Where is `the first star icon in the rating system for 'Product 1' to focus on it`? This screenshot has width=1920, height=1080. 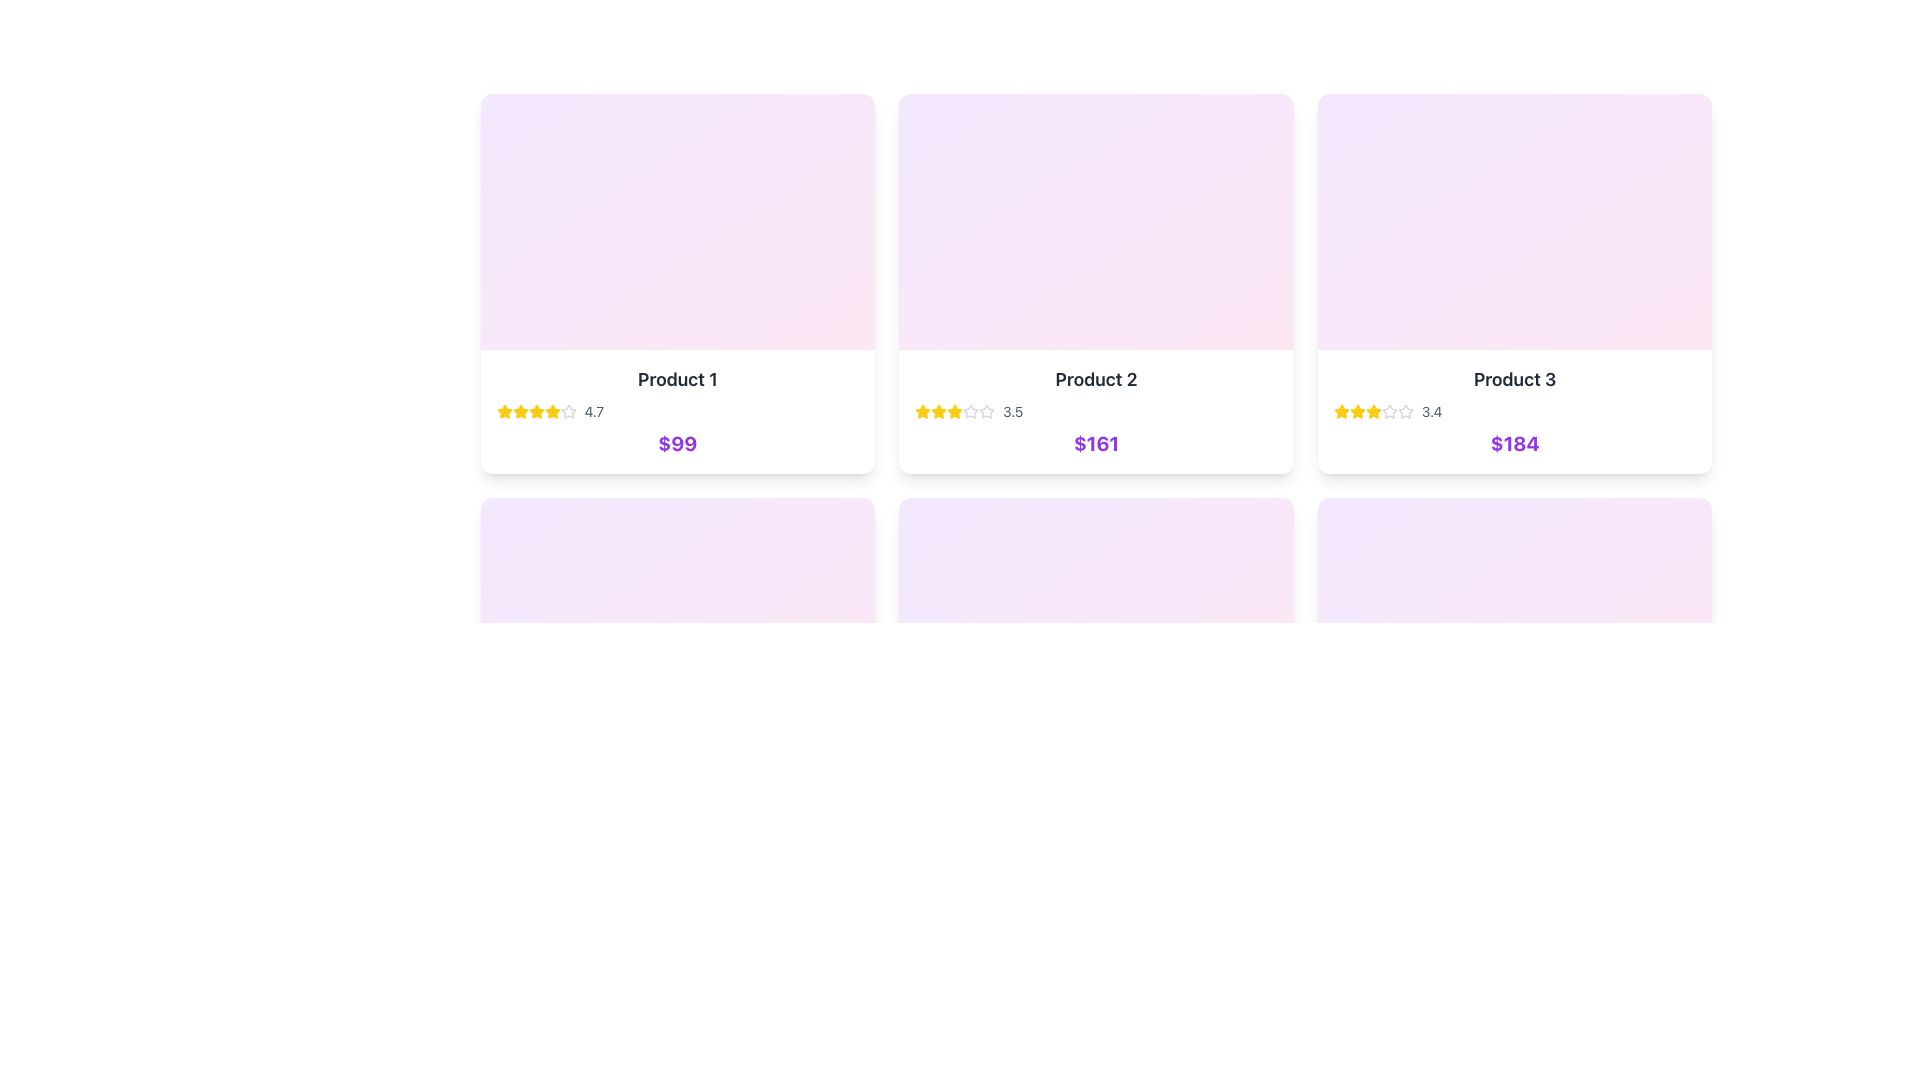
the first star icon in the rating system for 'Product 1' to focus on it is located at coordinates (520, 410).